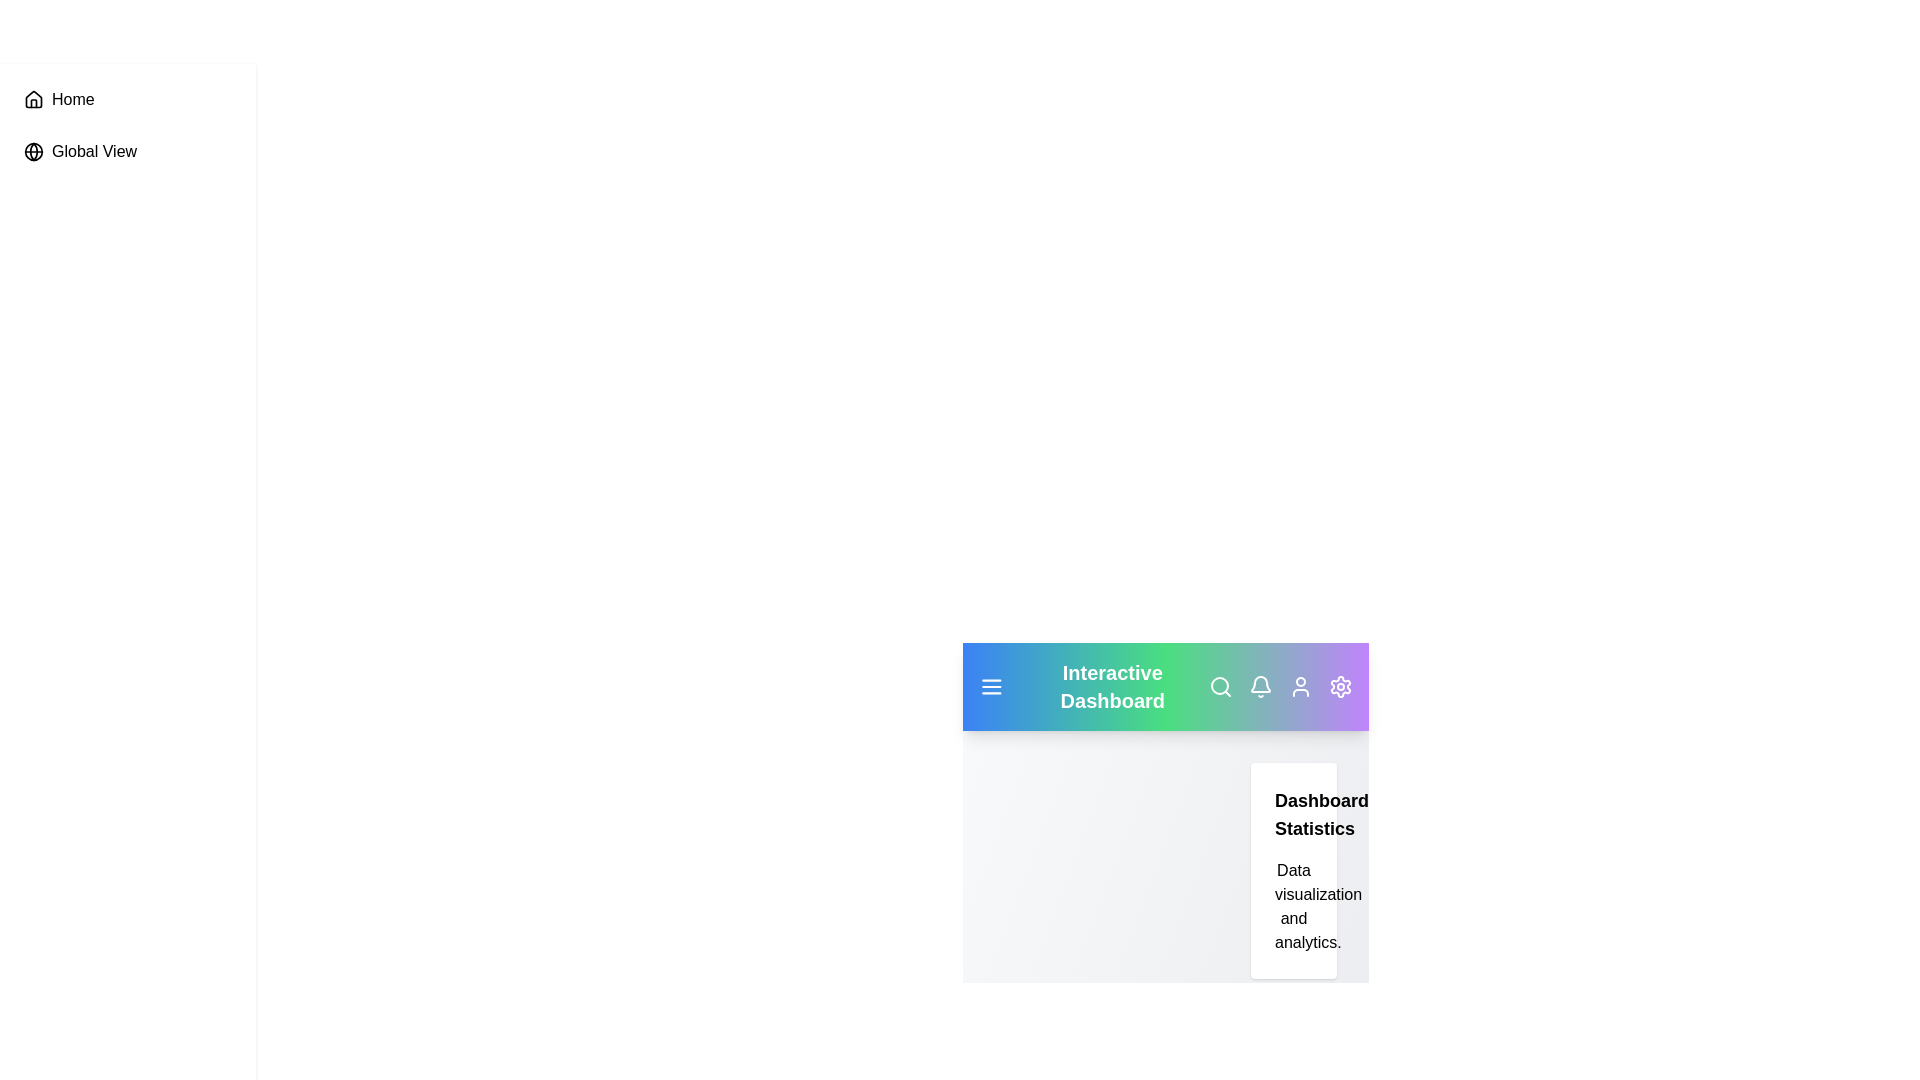 This screenshot has width=1920, height=1080. What do you see at coordinates (127, 100) in the screenshot?
I see `the menu item Home` at bounding box center [127, 100].